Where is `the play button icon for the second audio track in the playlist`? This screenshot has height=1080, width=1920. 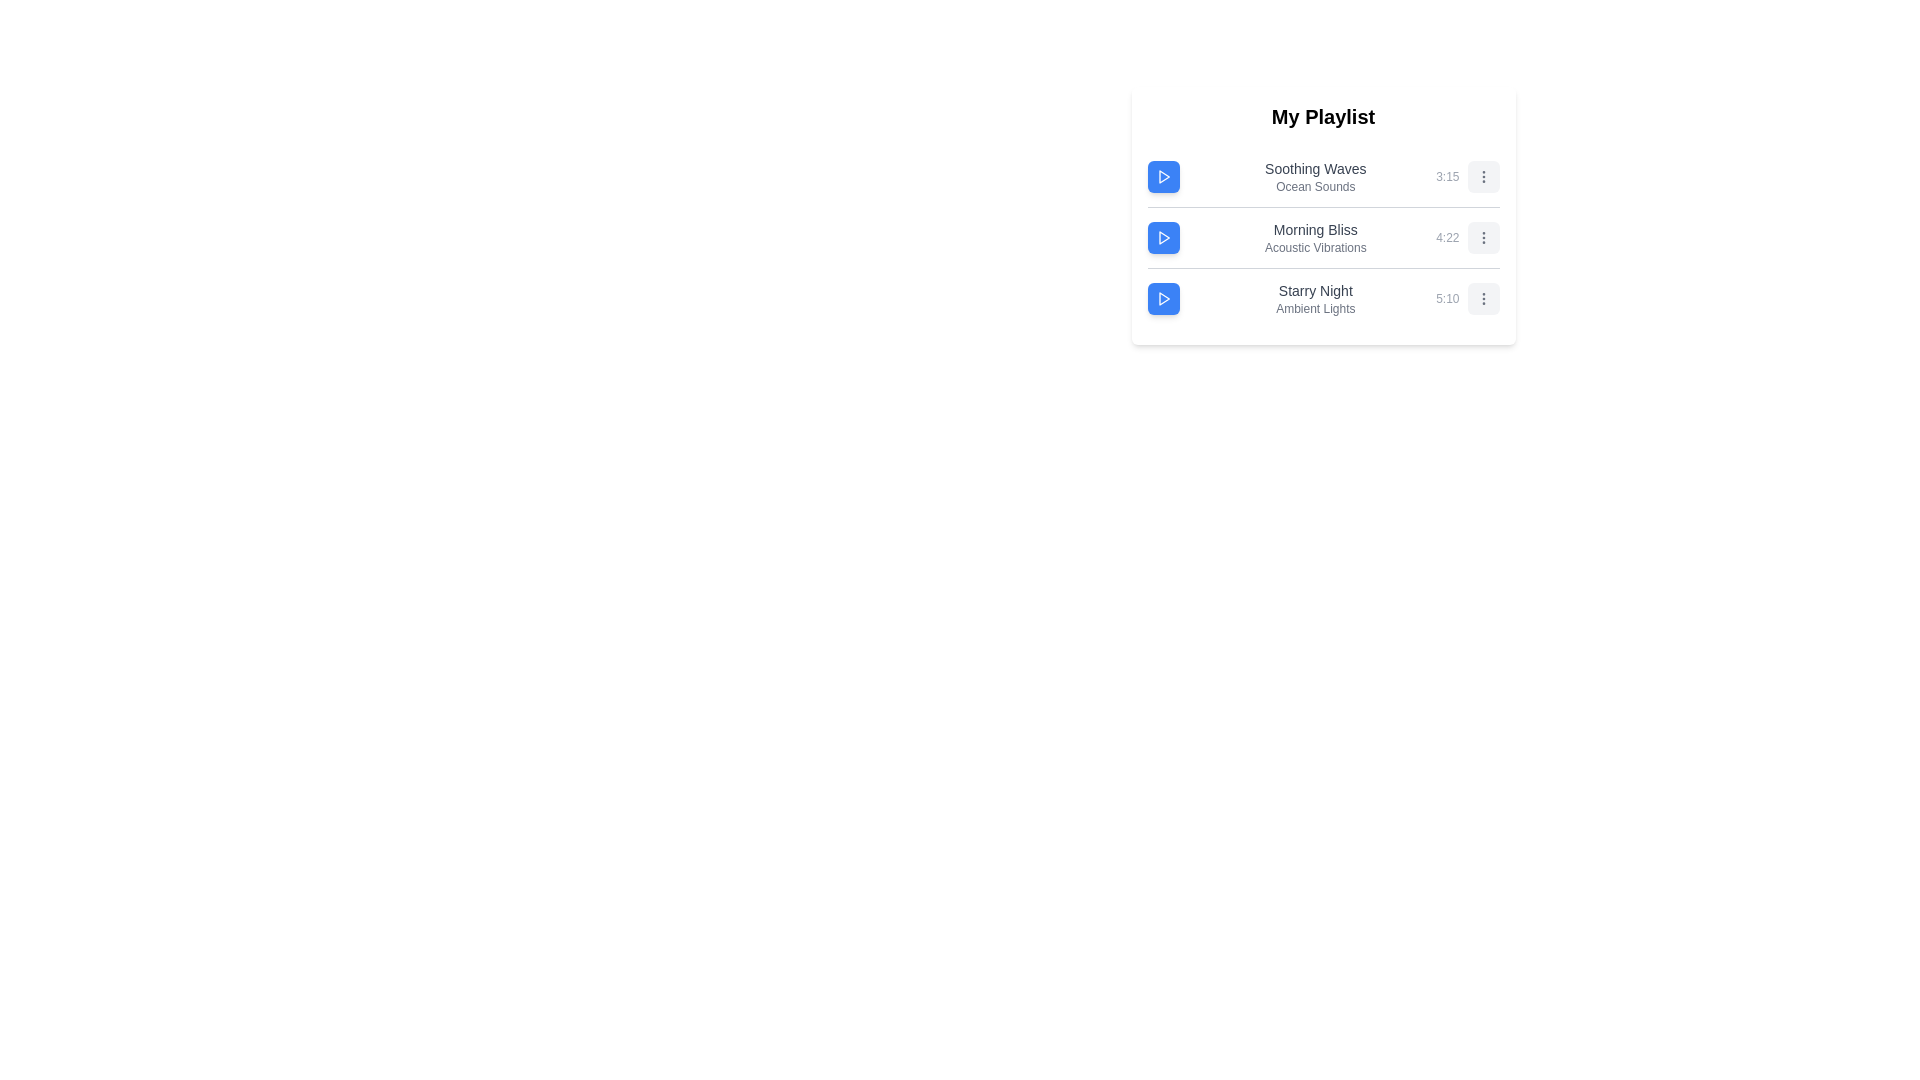
the play button icon for the second audio track in the playlist is located at coordinates (1164, 237).